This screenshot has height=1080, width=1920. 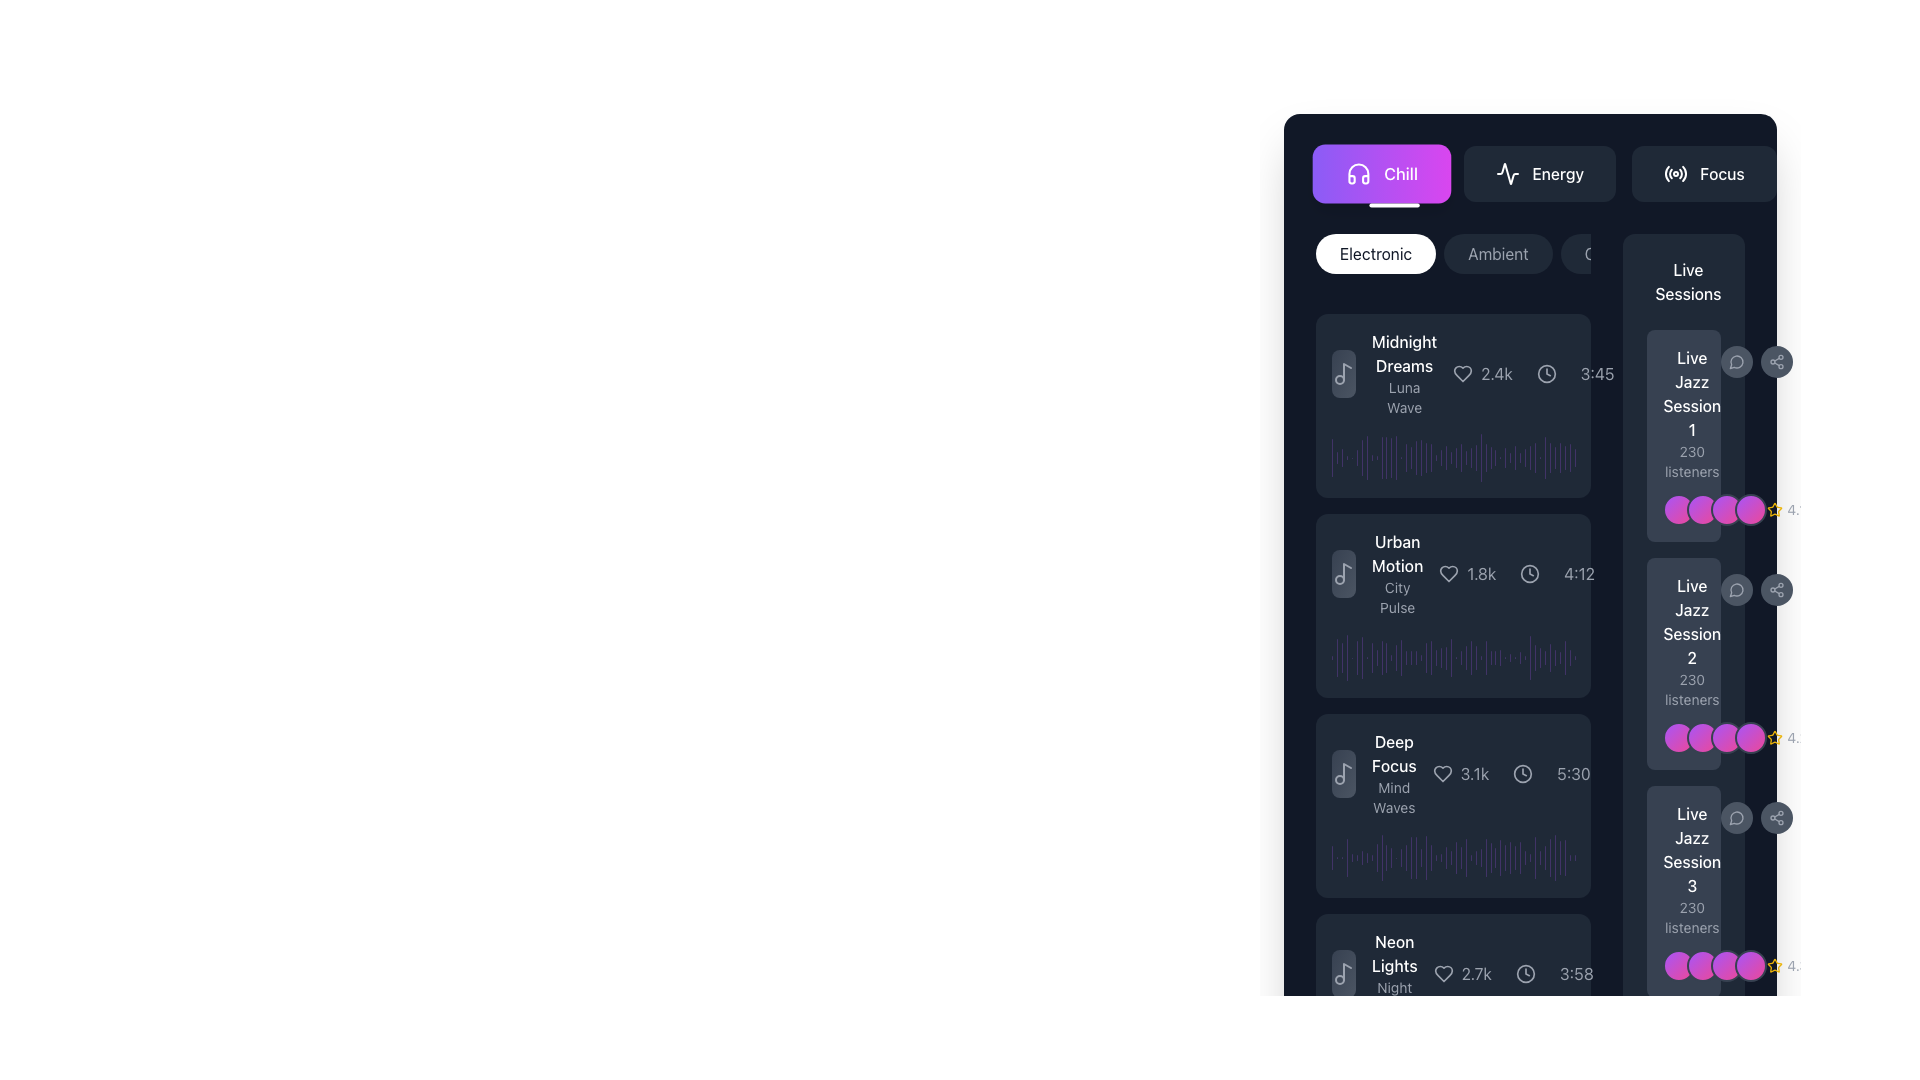 I want to click on the text label displaying the count of likes or favorites associated with the heart icon in the card for the song 'Midnight Dreams', so click(x=1483, y=374).